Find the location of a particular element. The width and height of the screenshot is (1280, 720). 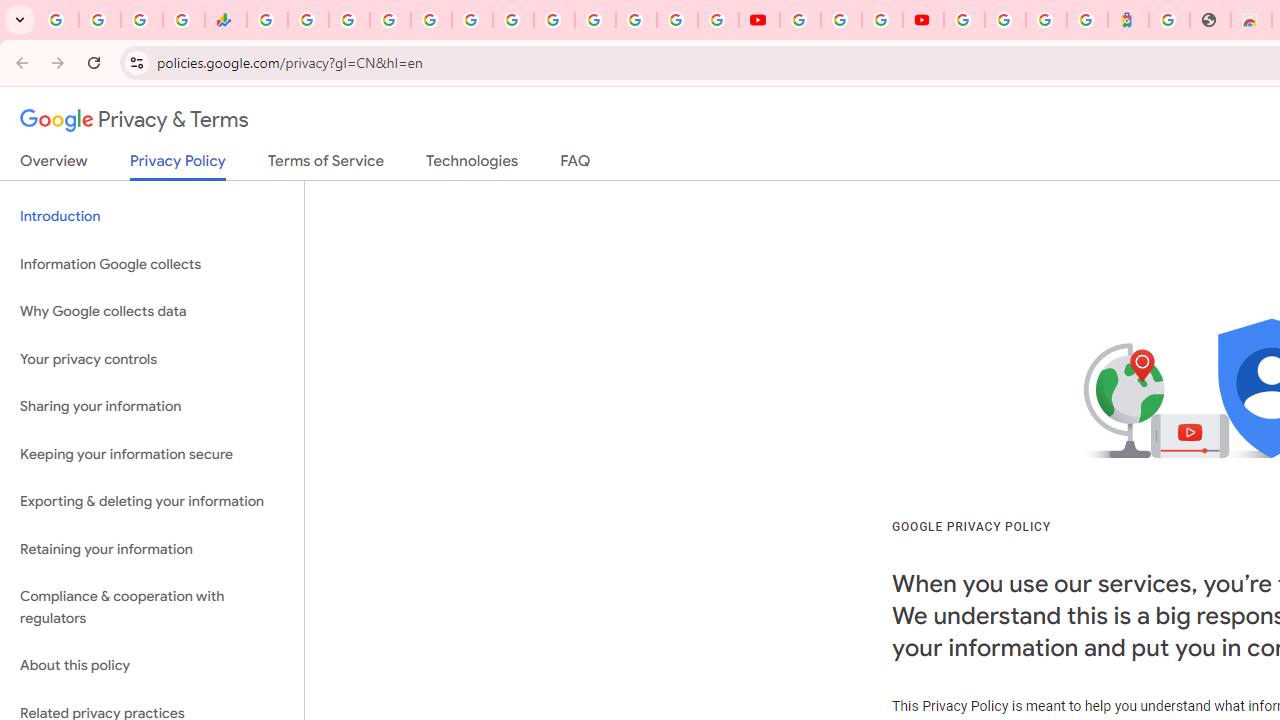

'Sharing your information' is located at coordinates (151, 406).